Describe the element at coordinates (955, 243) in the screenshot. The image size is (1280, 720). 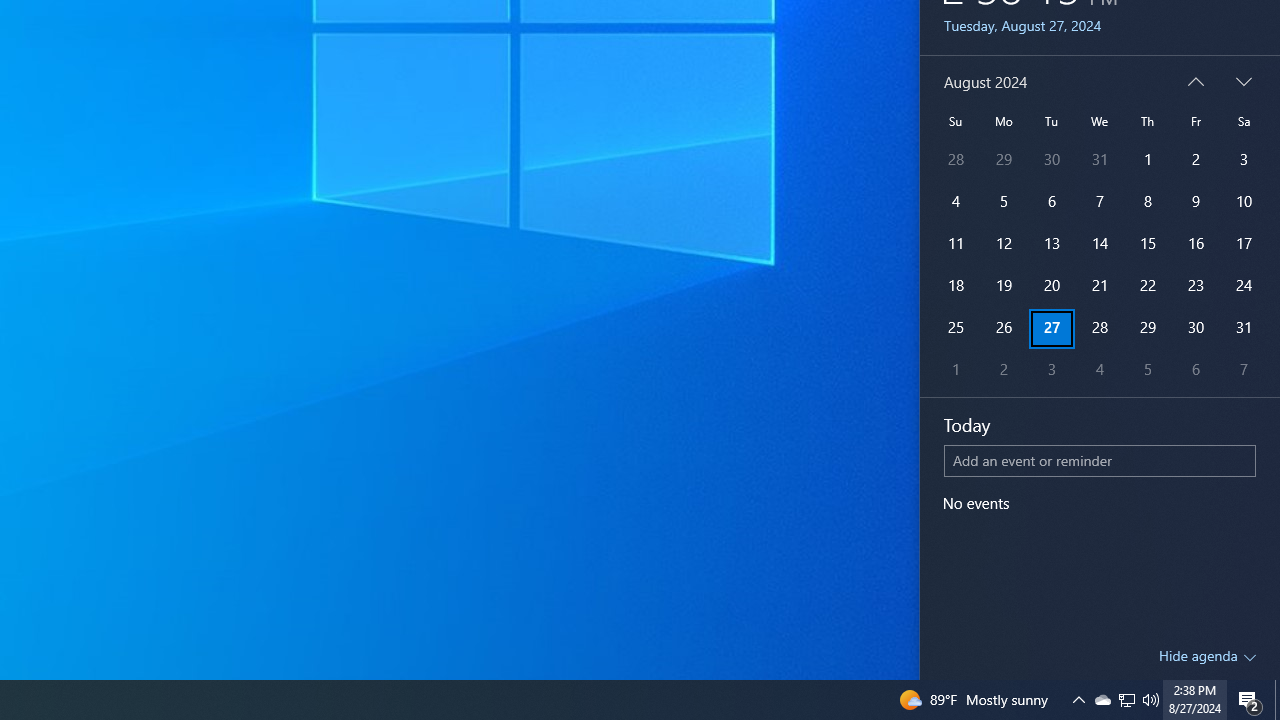
I see `'12'` at that location.